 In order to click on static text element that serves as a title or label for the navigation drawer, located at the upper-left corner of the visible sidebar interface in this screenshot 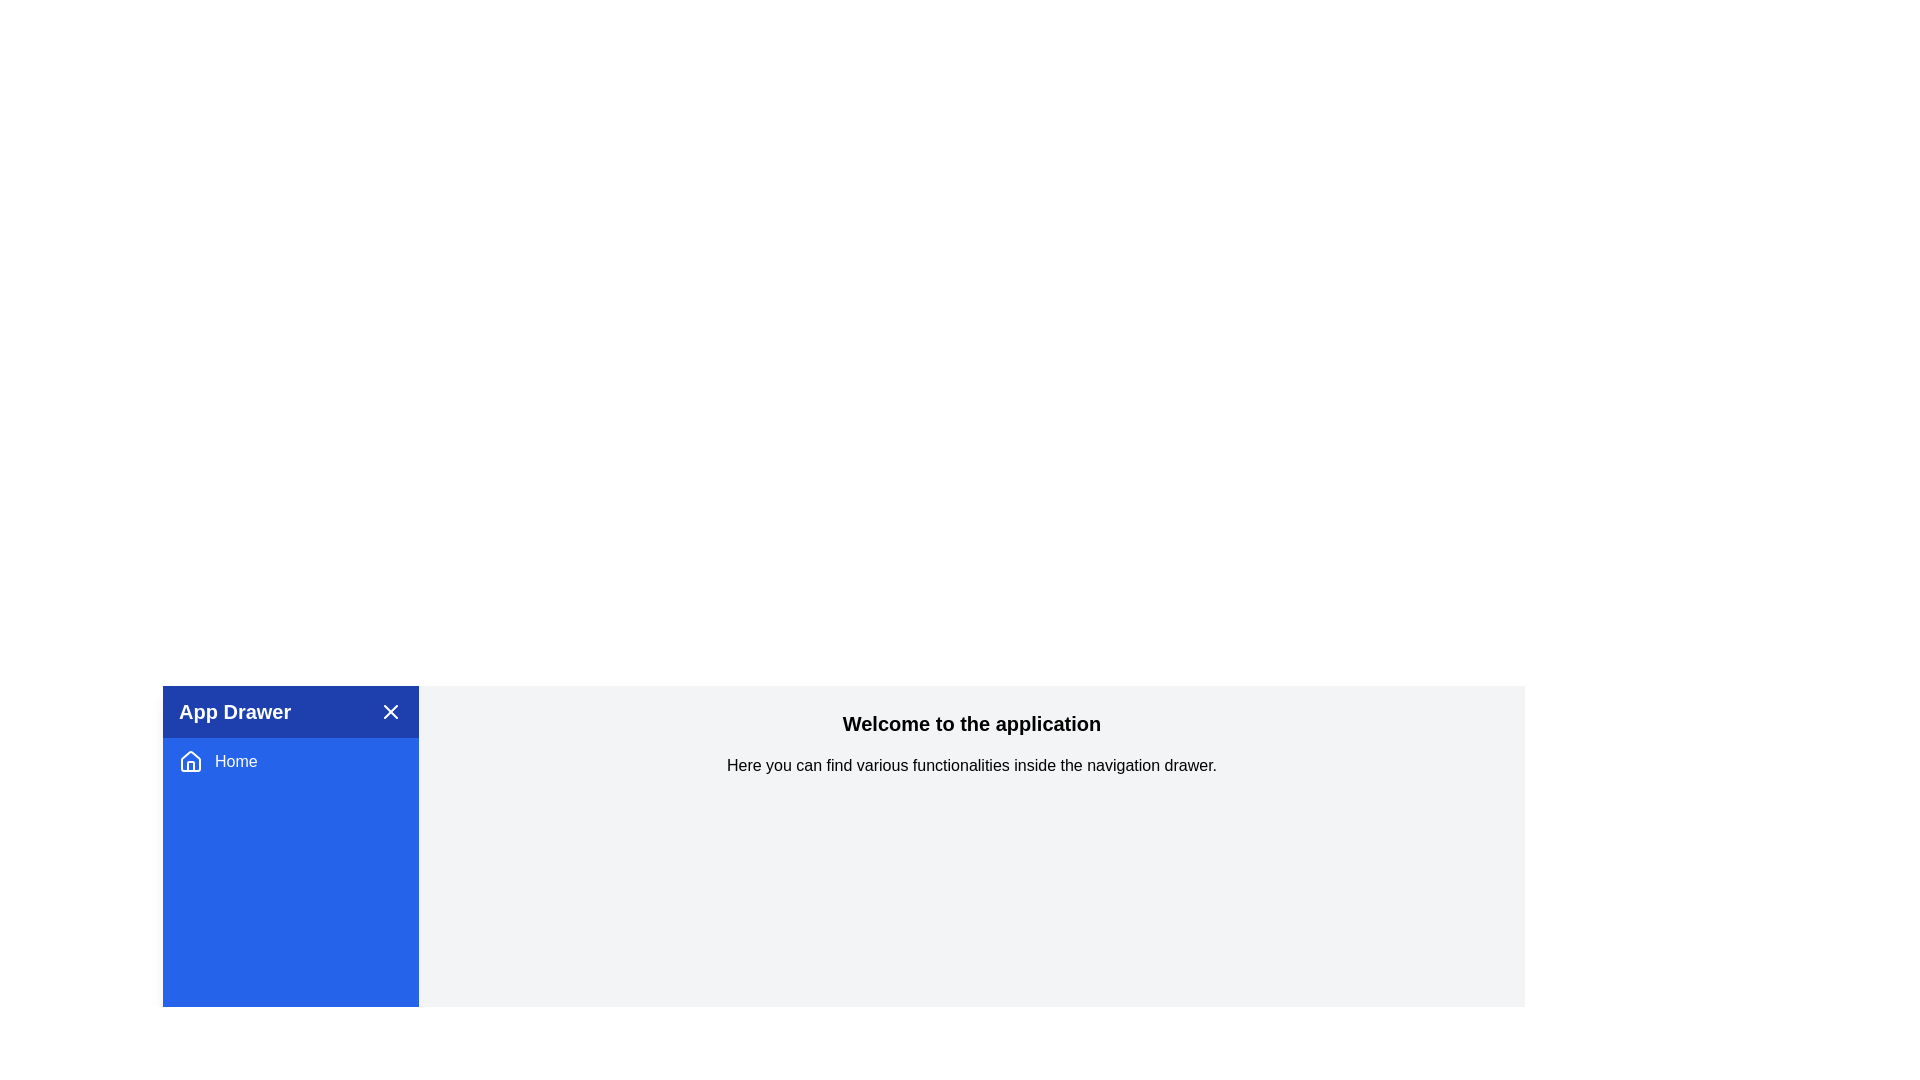, I will do `click(235, 711)`.